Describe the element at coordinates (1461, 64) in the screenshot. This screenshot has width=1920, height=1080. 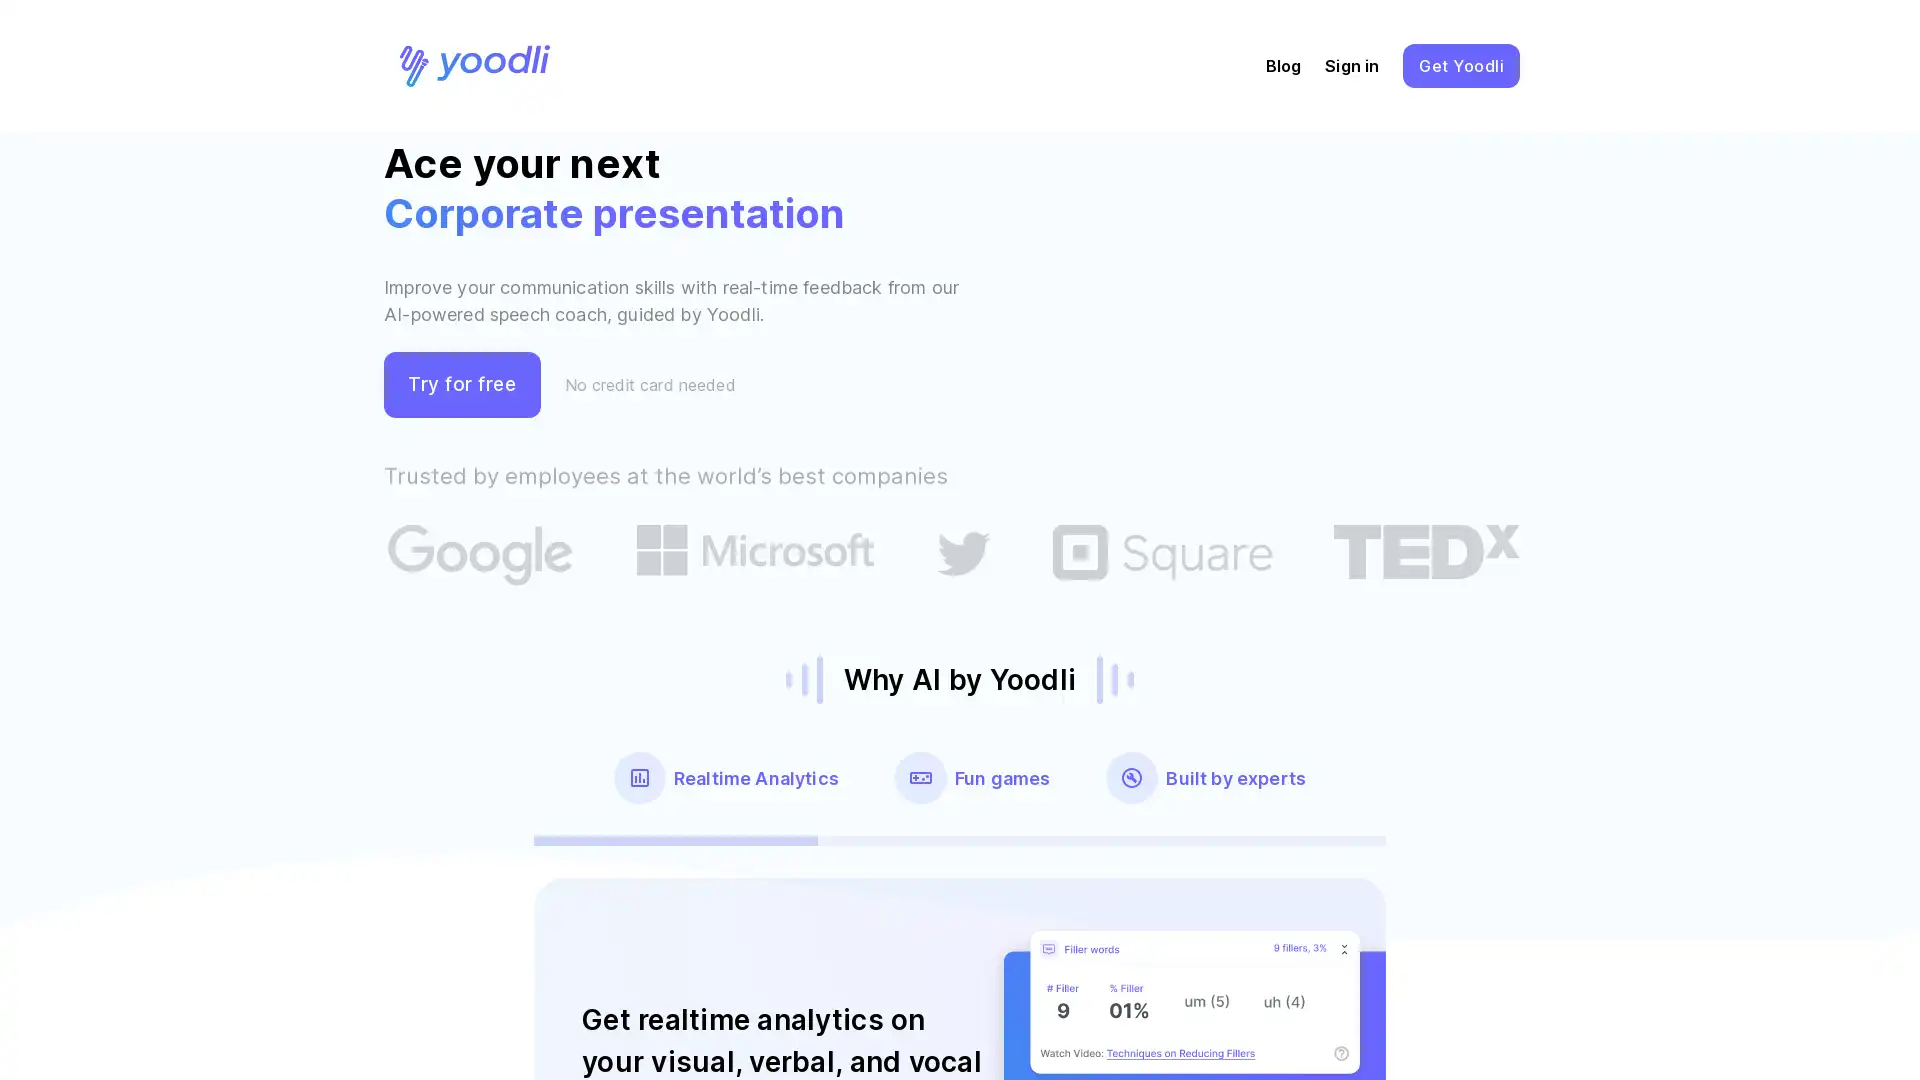
I see `GetYoodli` at that location.